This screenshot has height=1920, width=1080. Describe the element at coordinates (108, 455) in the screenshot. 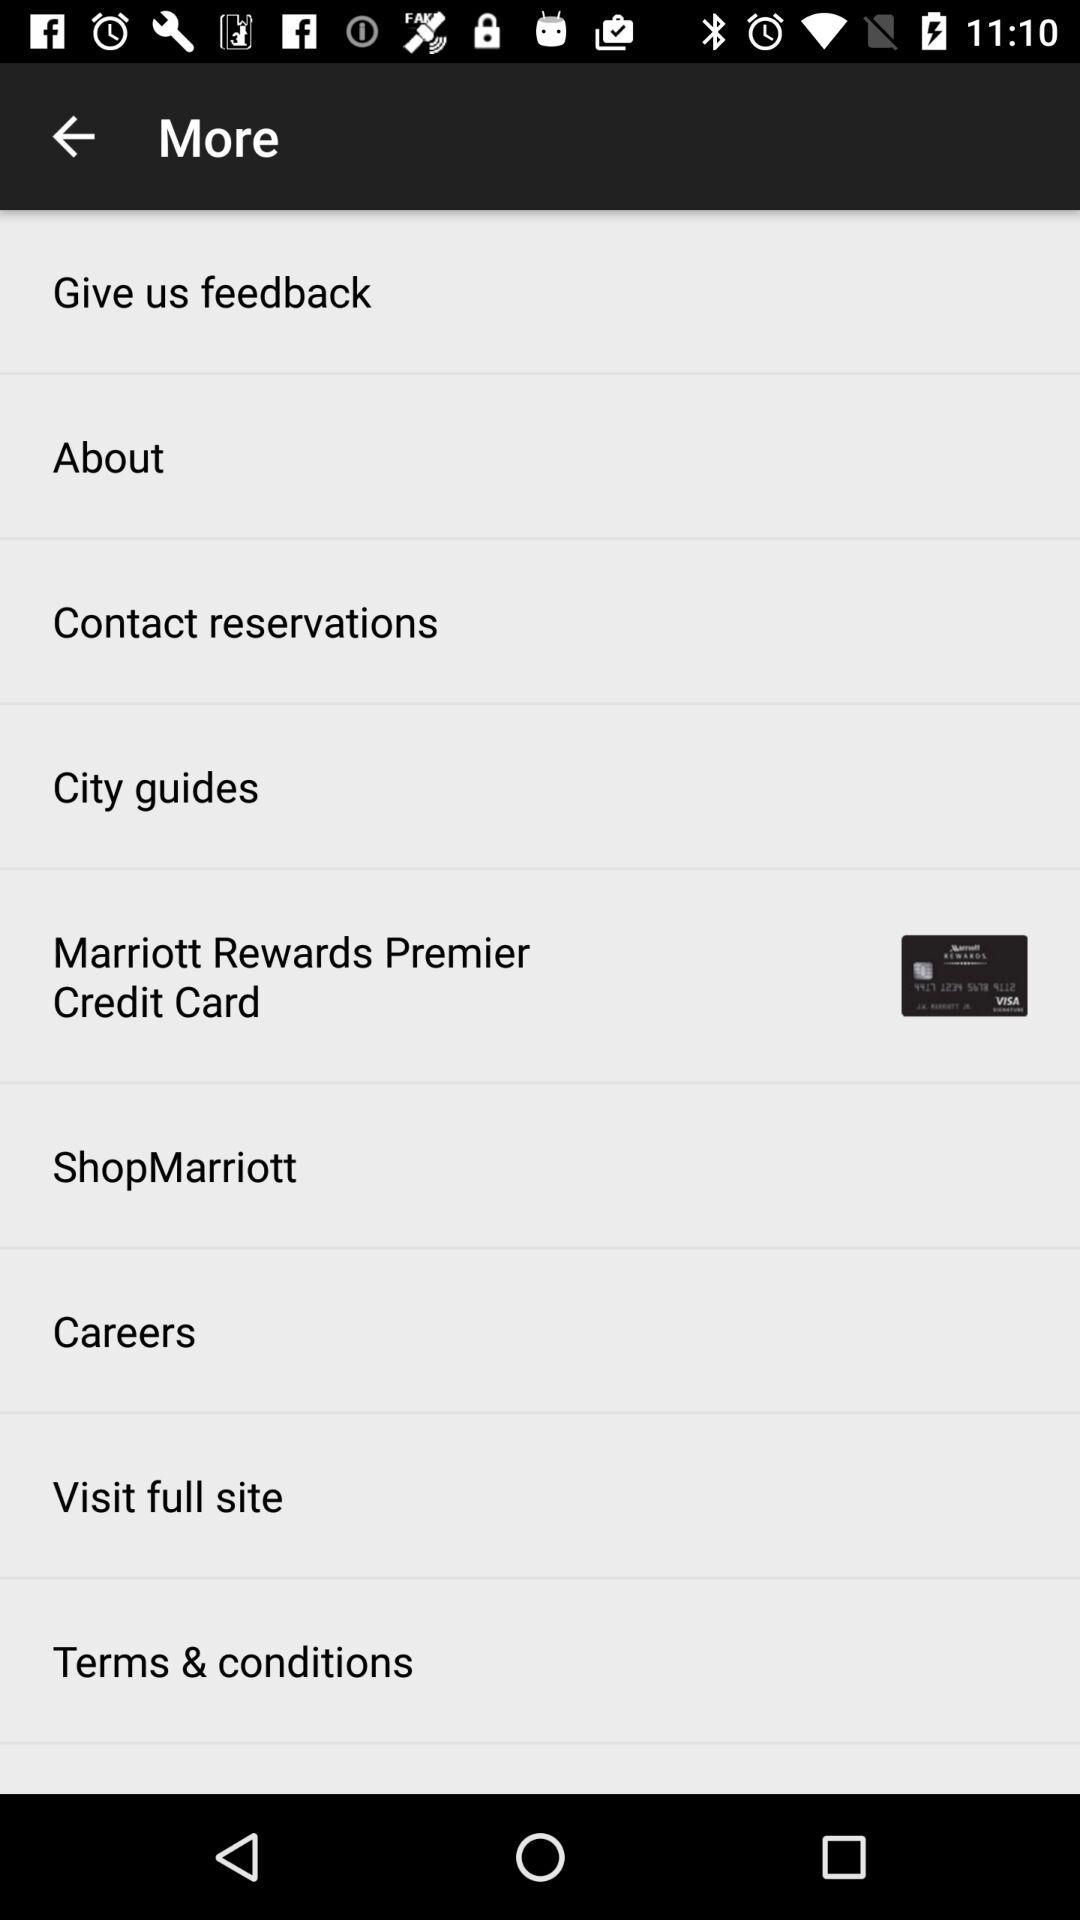

I see `item above the contact reservations` at that location.